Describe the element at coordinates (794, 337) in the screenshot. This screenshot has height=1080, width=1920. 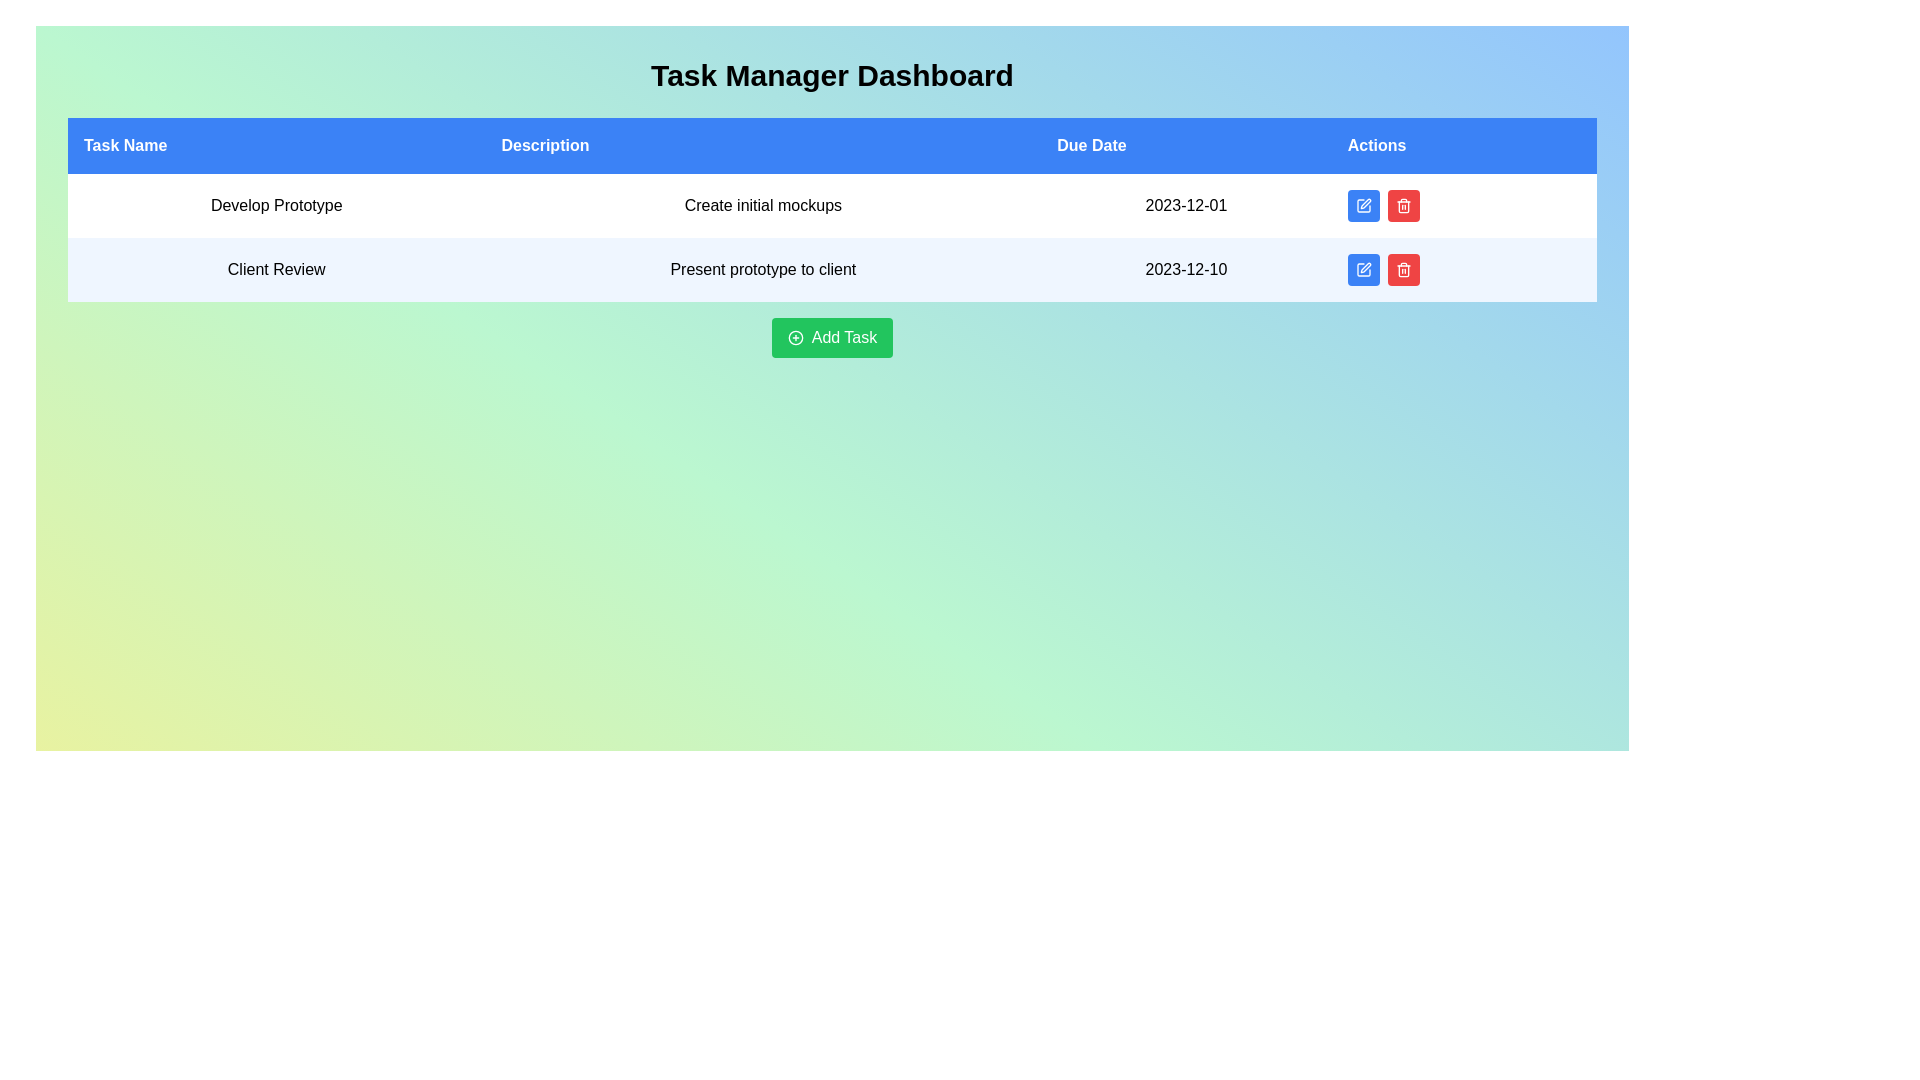
I see `the SVG Graphics Circle element that serves as the background of the 'Add Task' button in the Task Manager Dashboard` at that location.